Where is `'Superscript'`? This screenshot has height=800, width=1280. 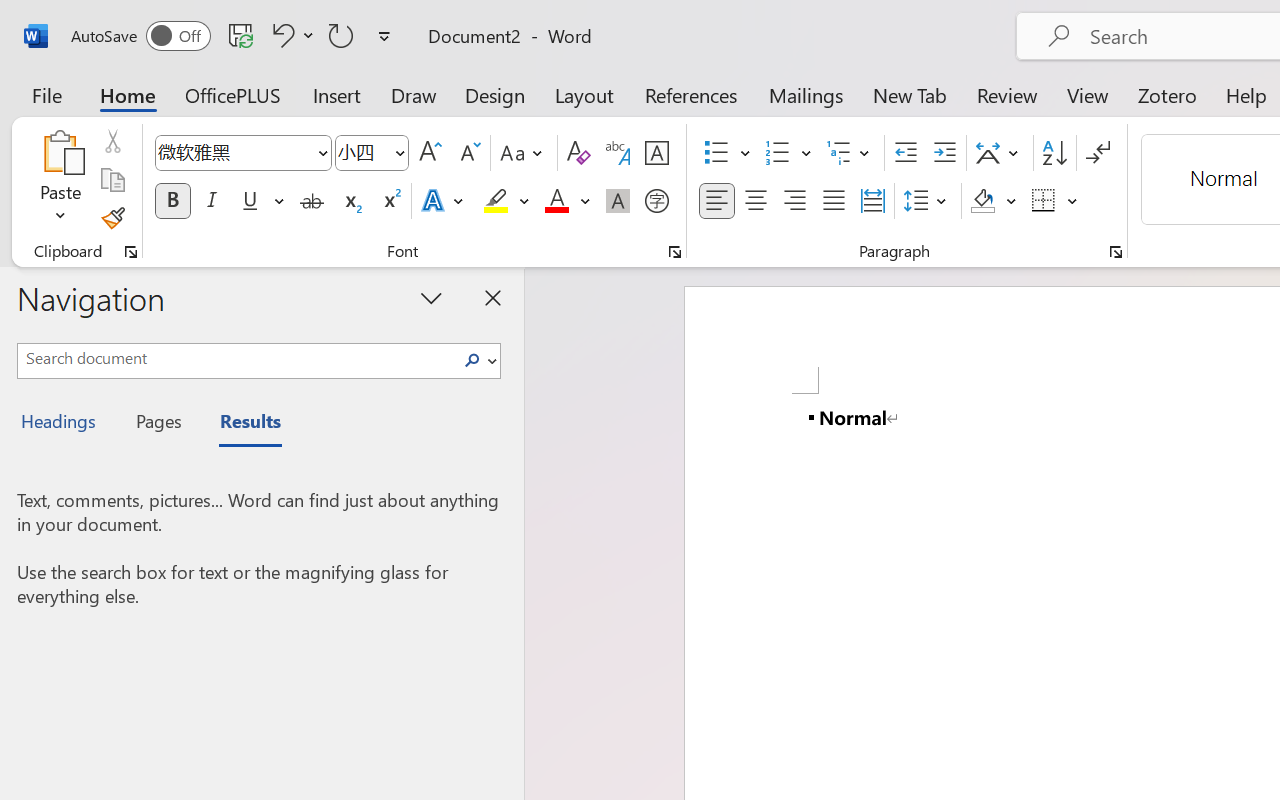
'Superscript' is located at coordinates (390, 201).